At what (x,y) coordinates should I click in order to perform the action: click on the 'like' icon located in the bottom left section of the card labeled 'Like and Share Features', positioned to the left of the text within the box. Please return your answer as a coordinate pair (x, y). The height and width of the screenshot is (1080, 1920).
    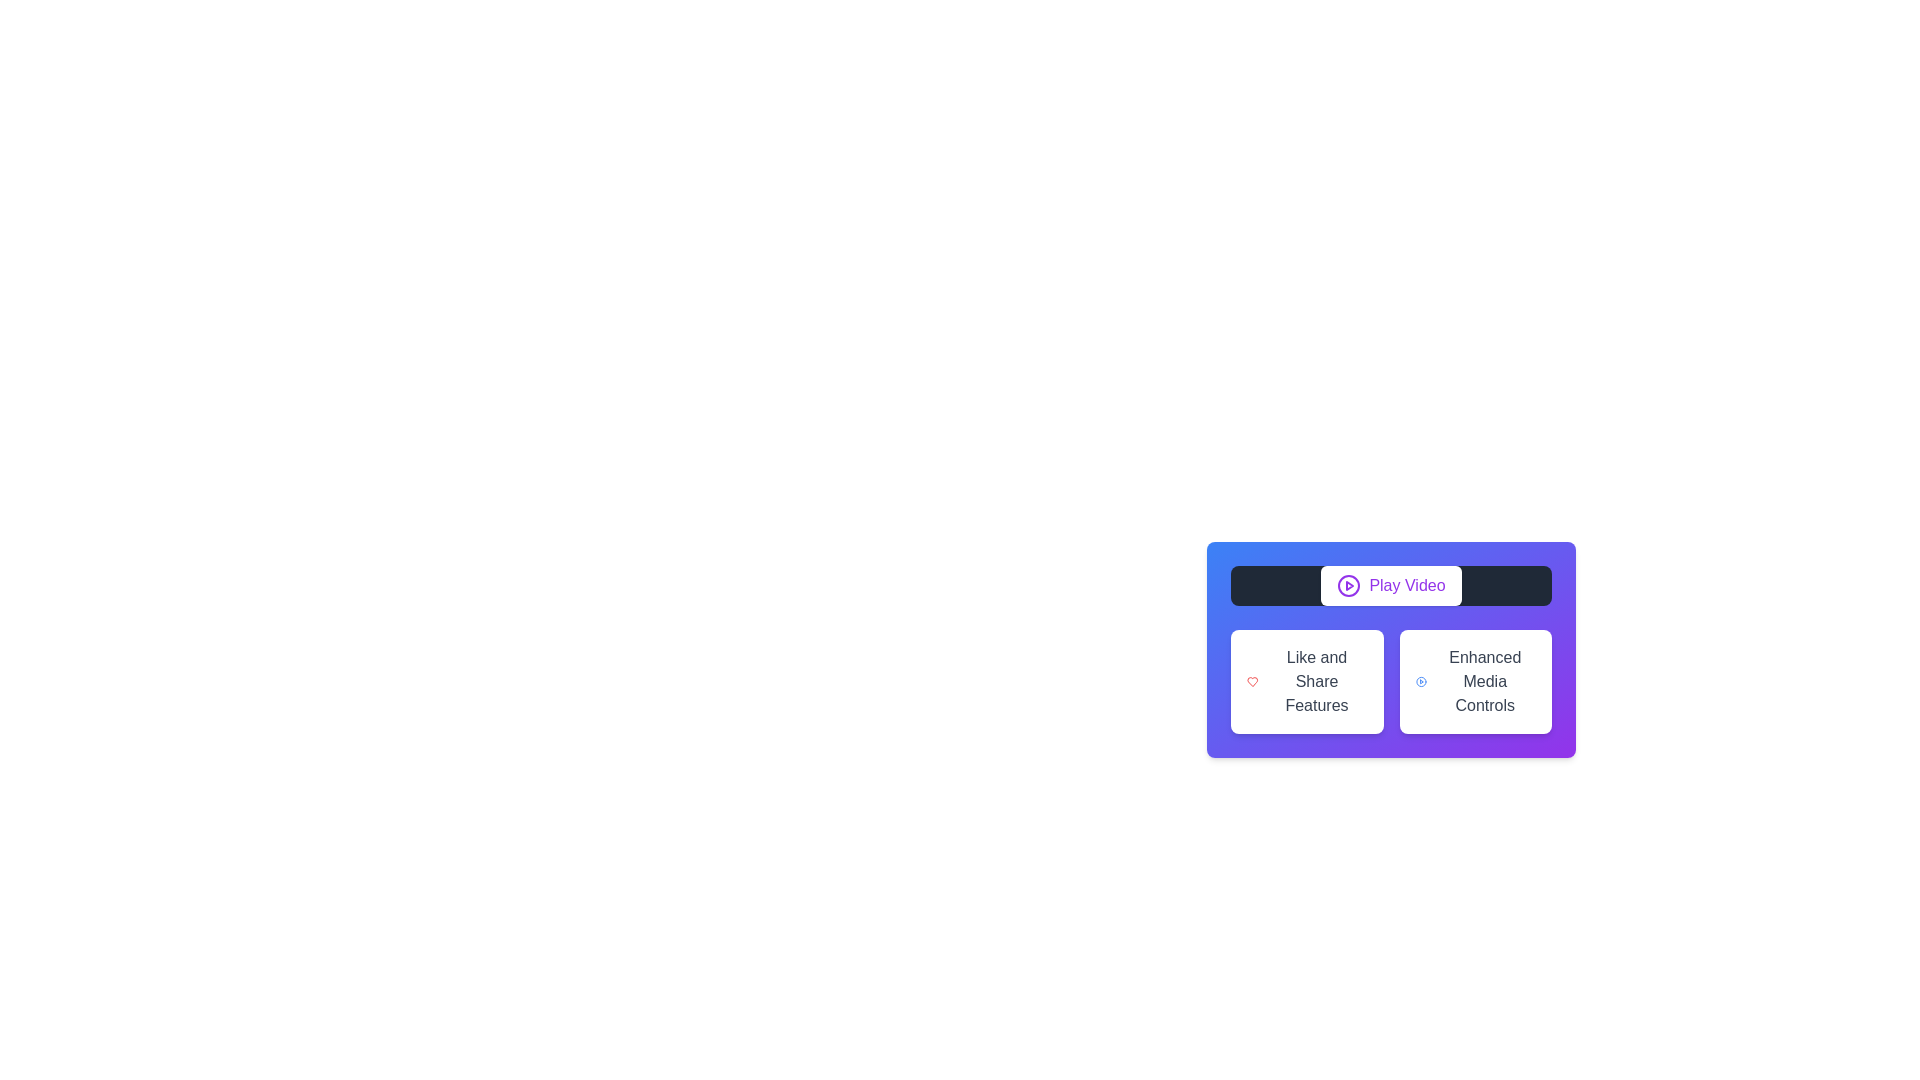
    Looking at the image, I should click on (1251, 681).